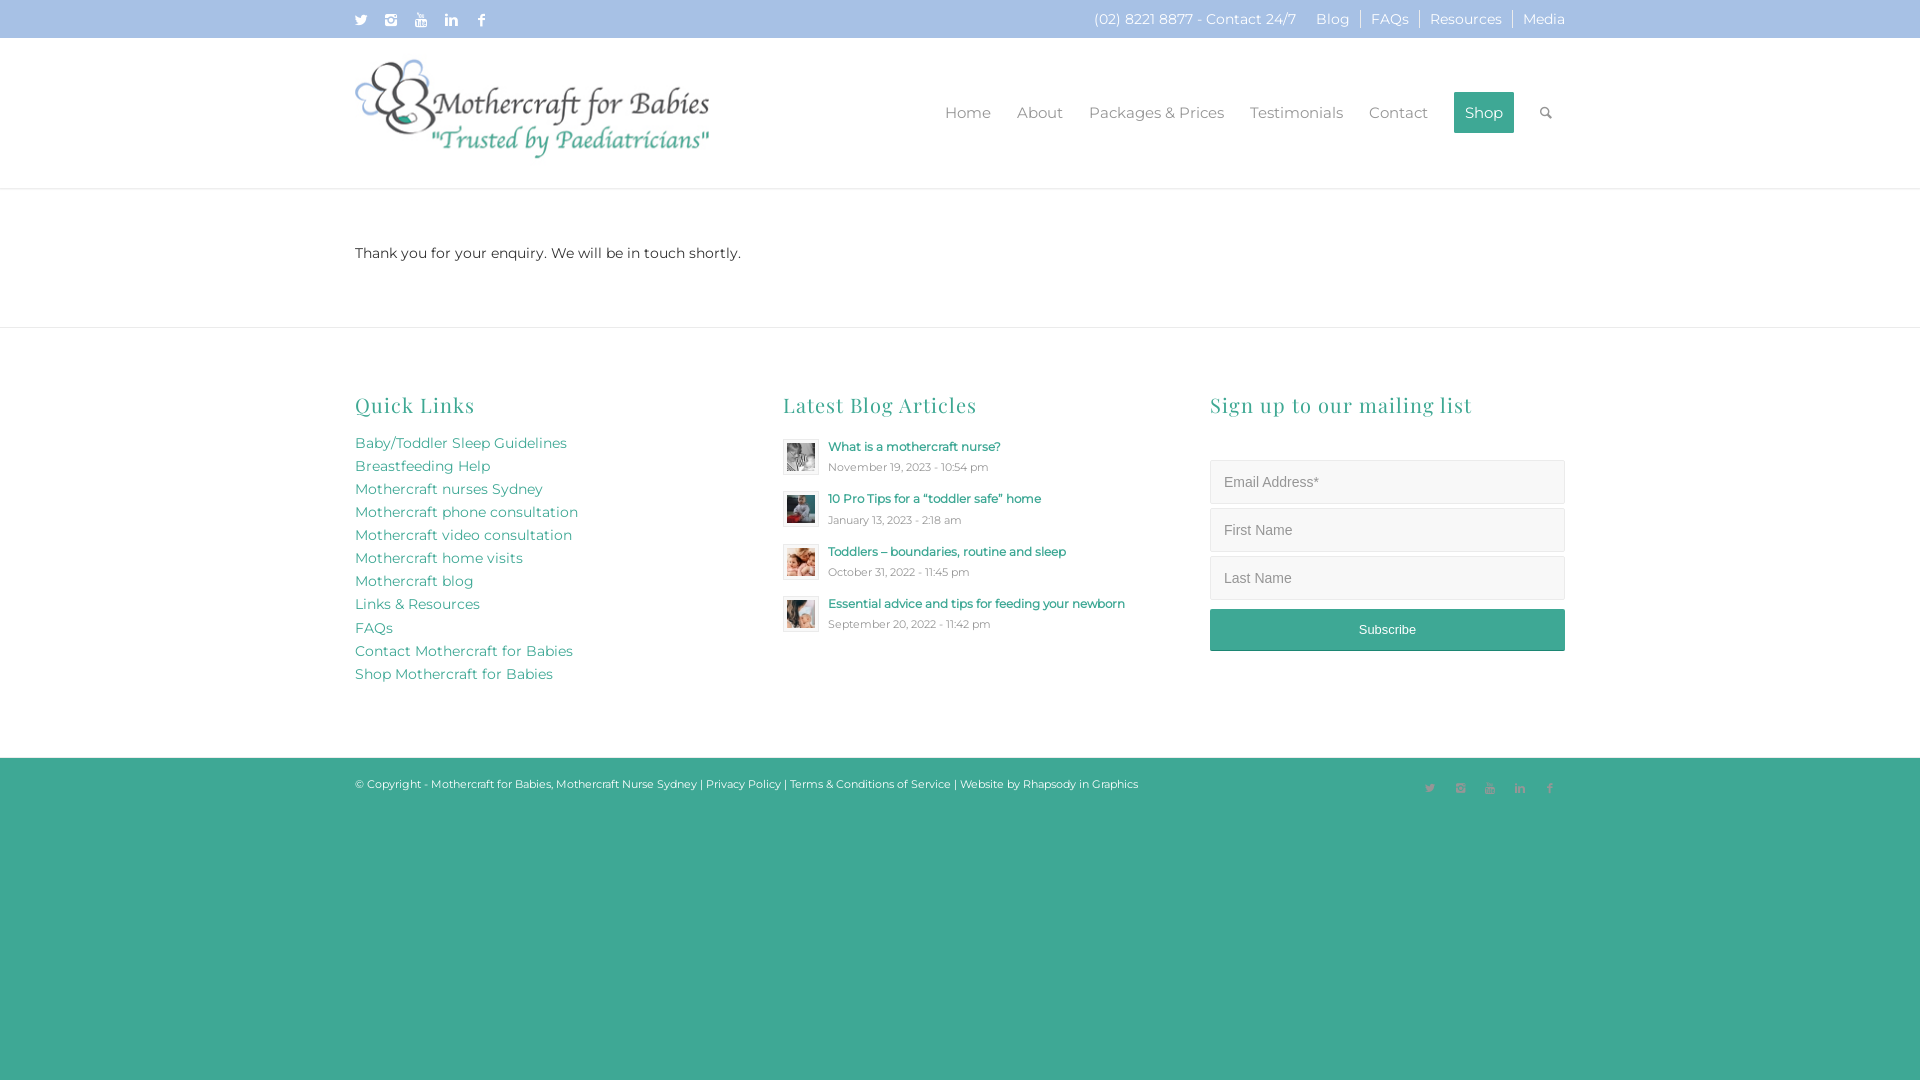  I want to click on 'Contact', so click(1356, 112).